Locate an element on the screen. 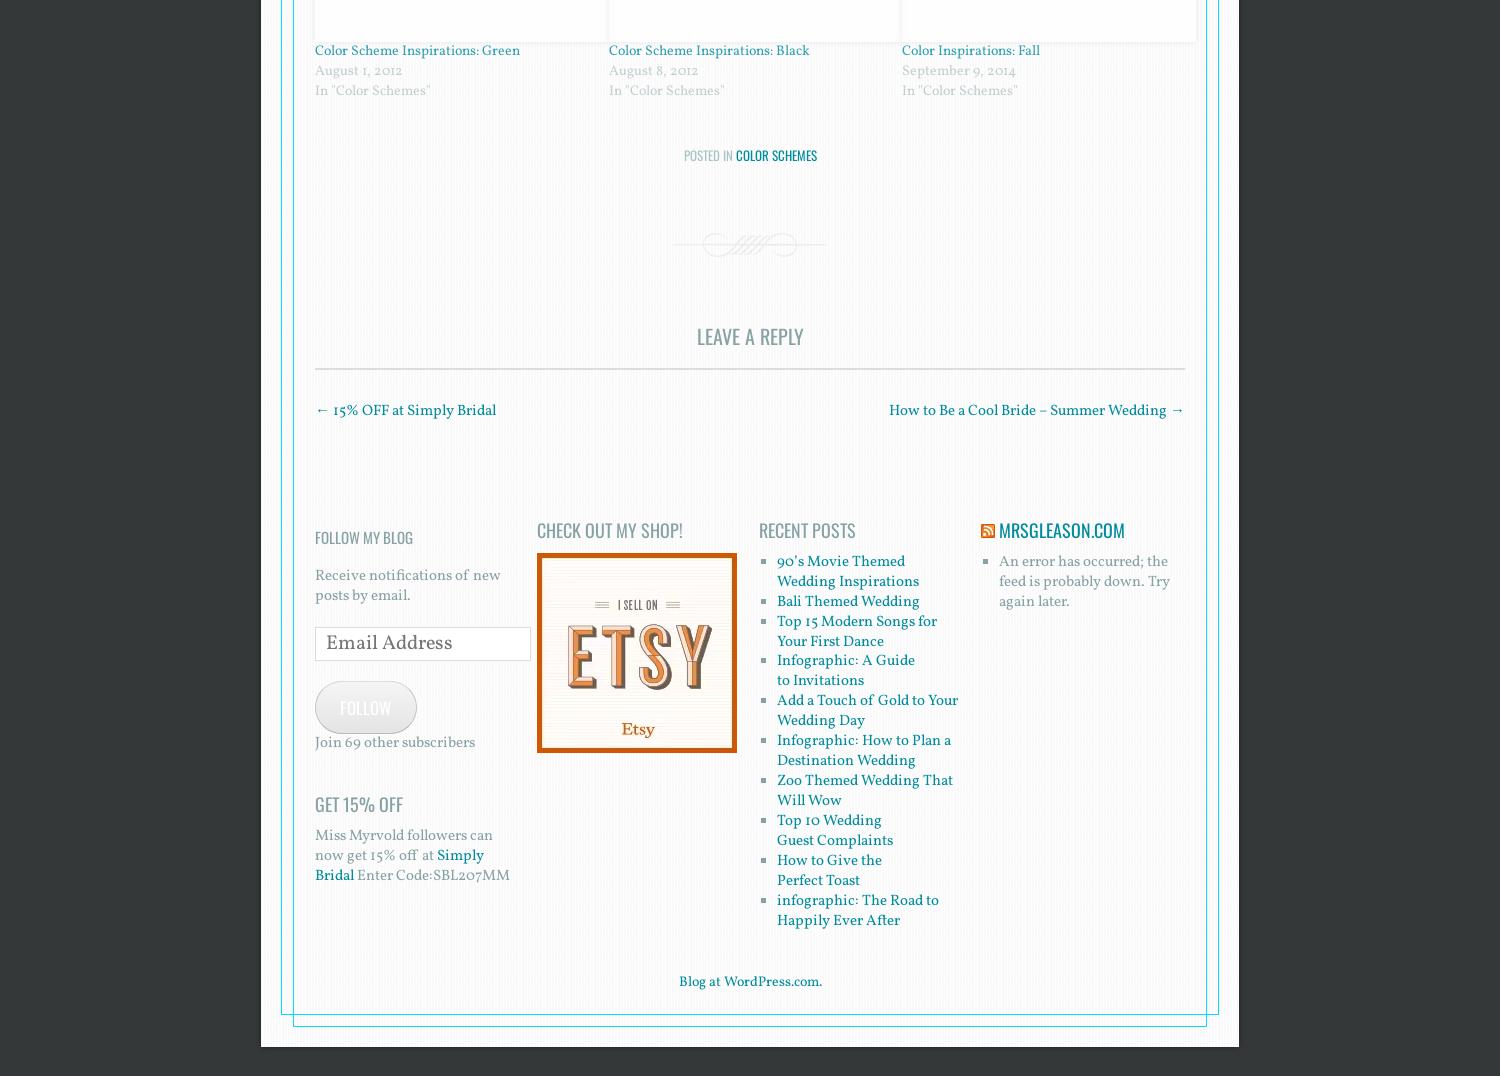 This screenshot has height=1076, width=1500. 'Posted in' is located at coordinates (682, 153).